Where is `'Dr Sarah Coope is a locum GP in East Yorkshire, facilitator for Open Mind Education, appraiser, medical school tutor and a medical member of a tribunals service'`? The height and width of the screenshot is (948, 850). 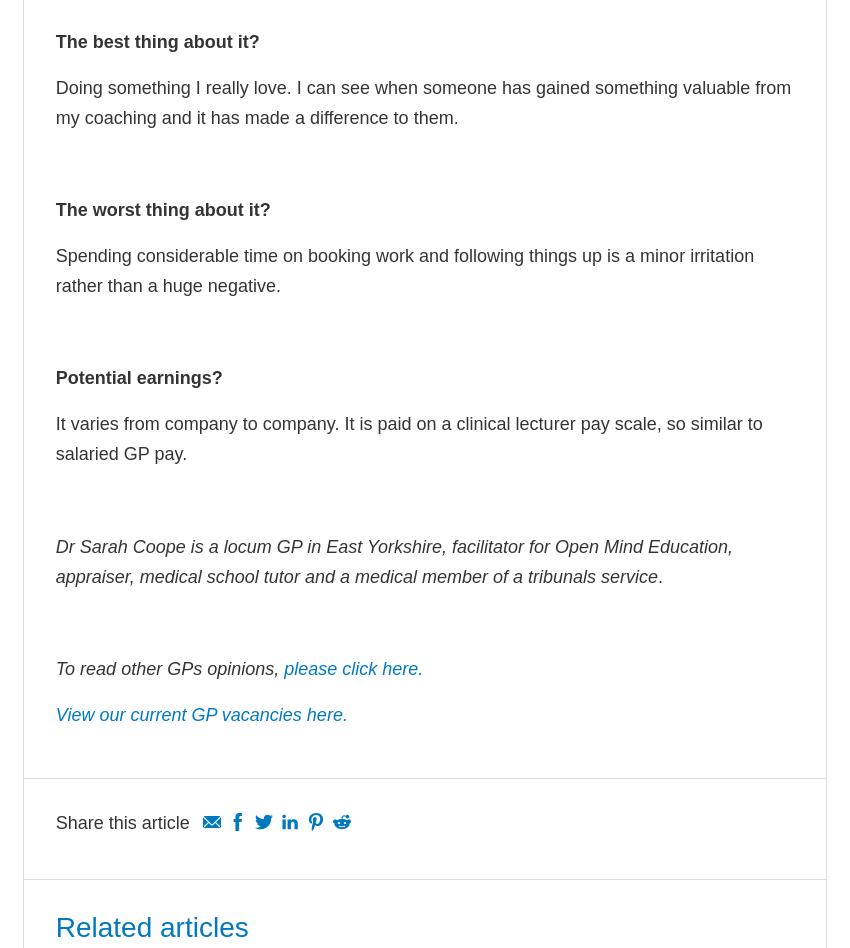
'Dr Sarah Coope is a locum GP in East Yorkshire, facilitator for Open Mind Education, appraiser, medical school tutor and a medical member of a tribunals service' is located at coordinates (393, 561).